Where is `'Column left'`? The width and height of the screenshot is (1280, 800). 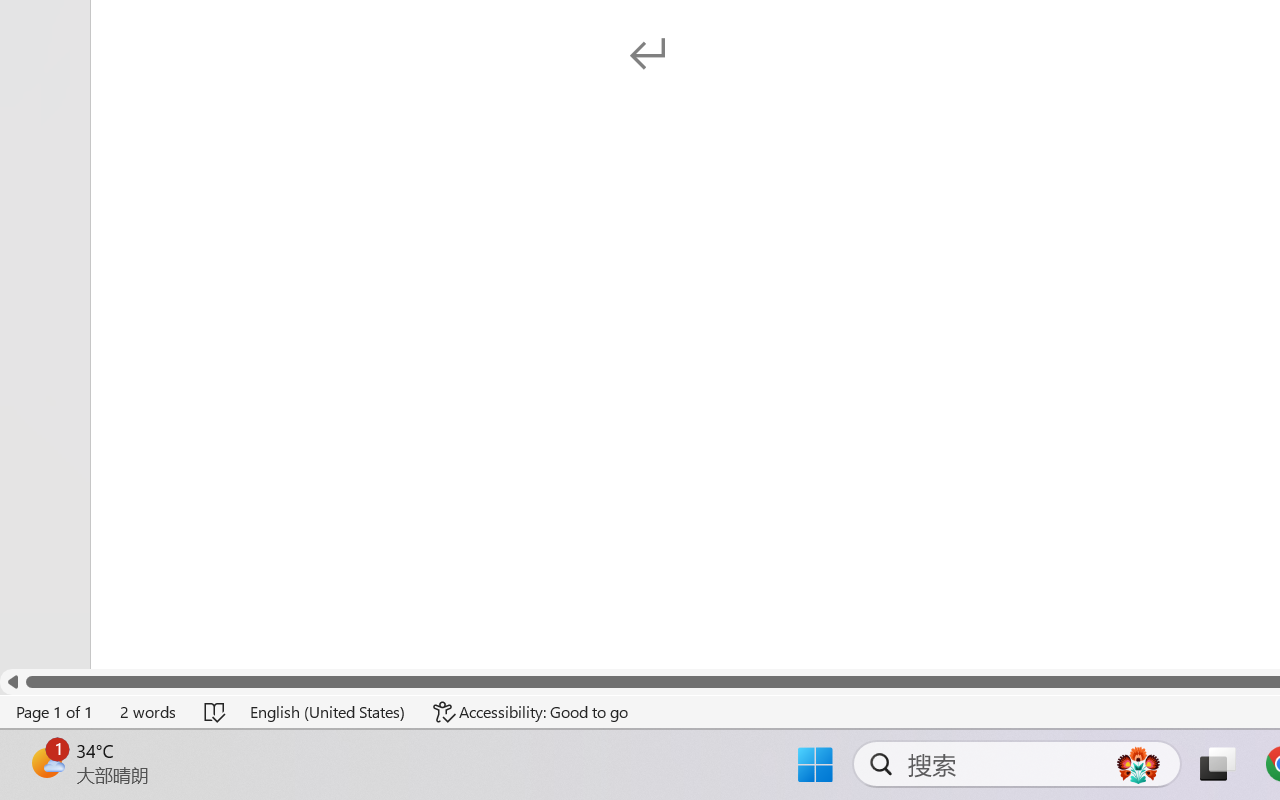 'Column left' is located at coordinates (12, 682).